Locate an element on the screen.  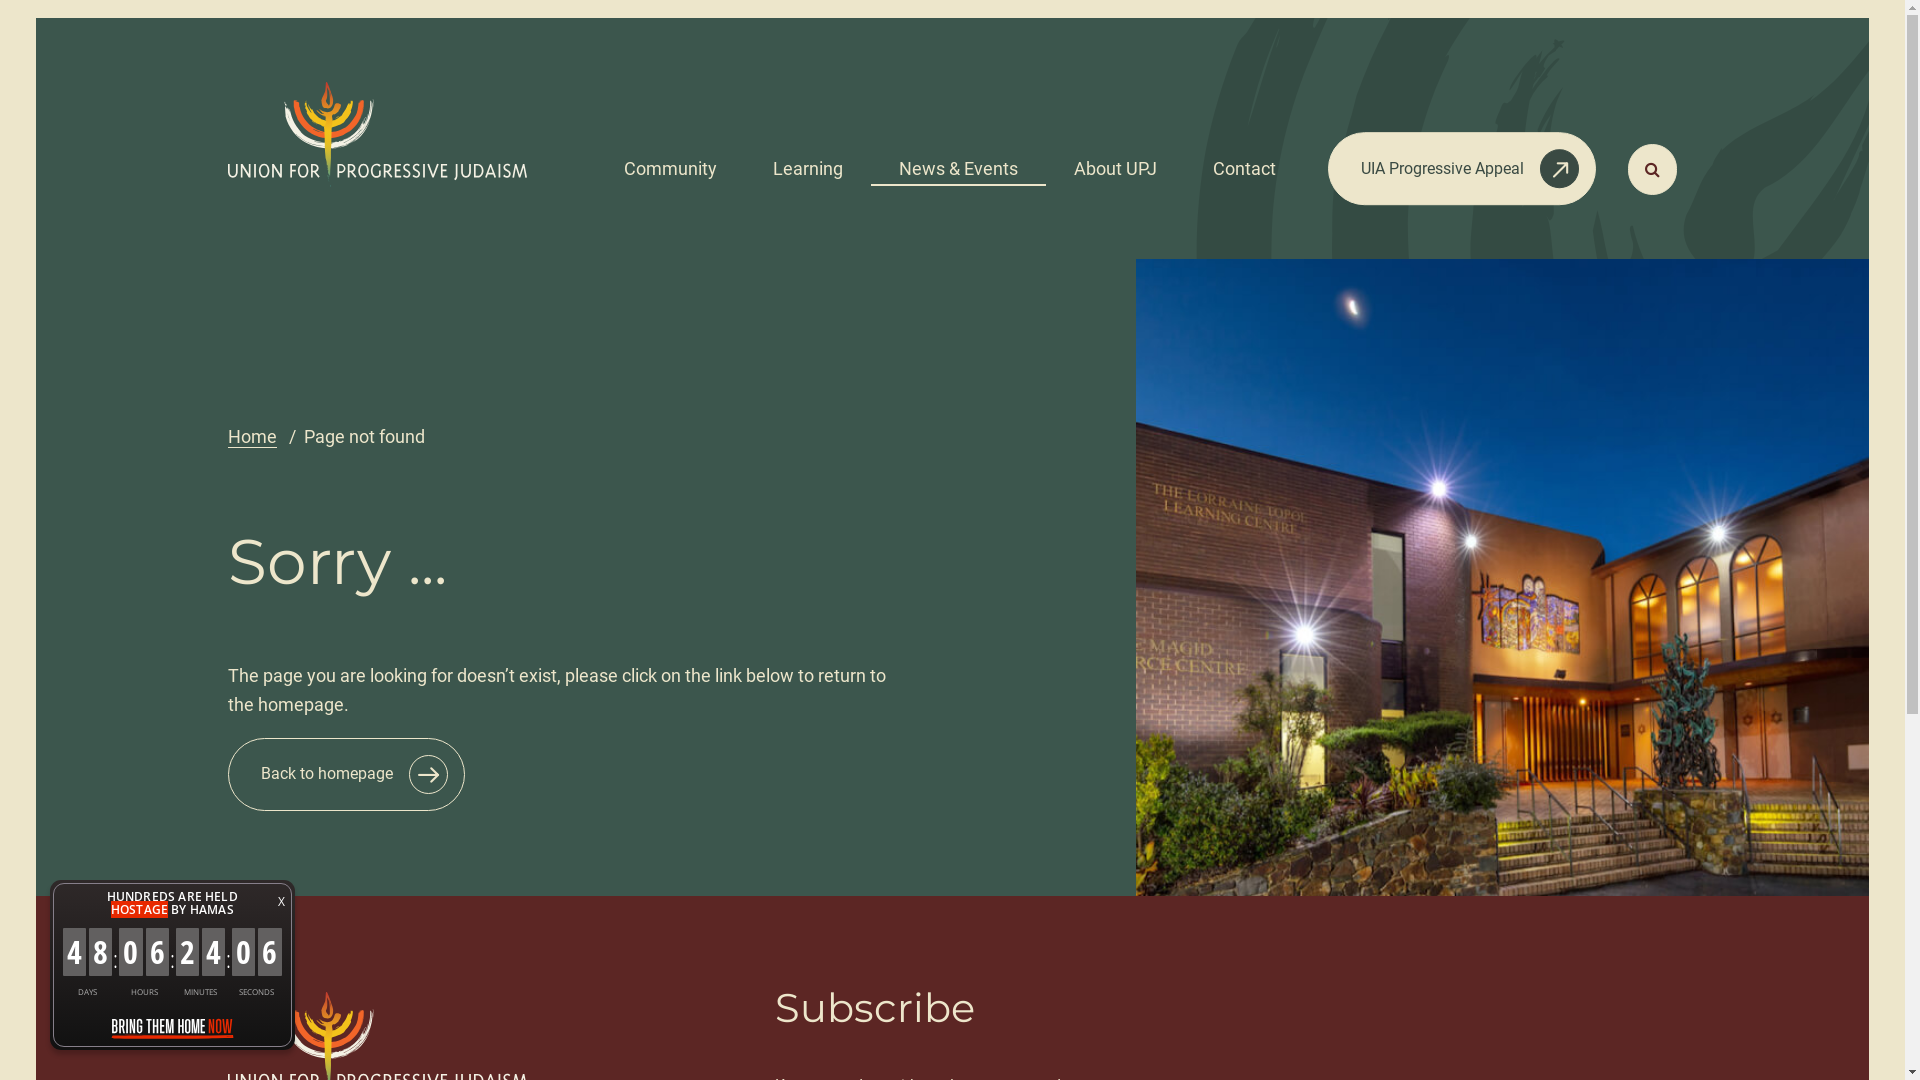
'Learning' is located at coordinates (743, 161).